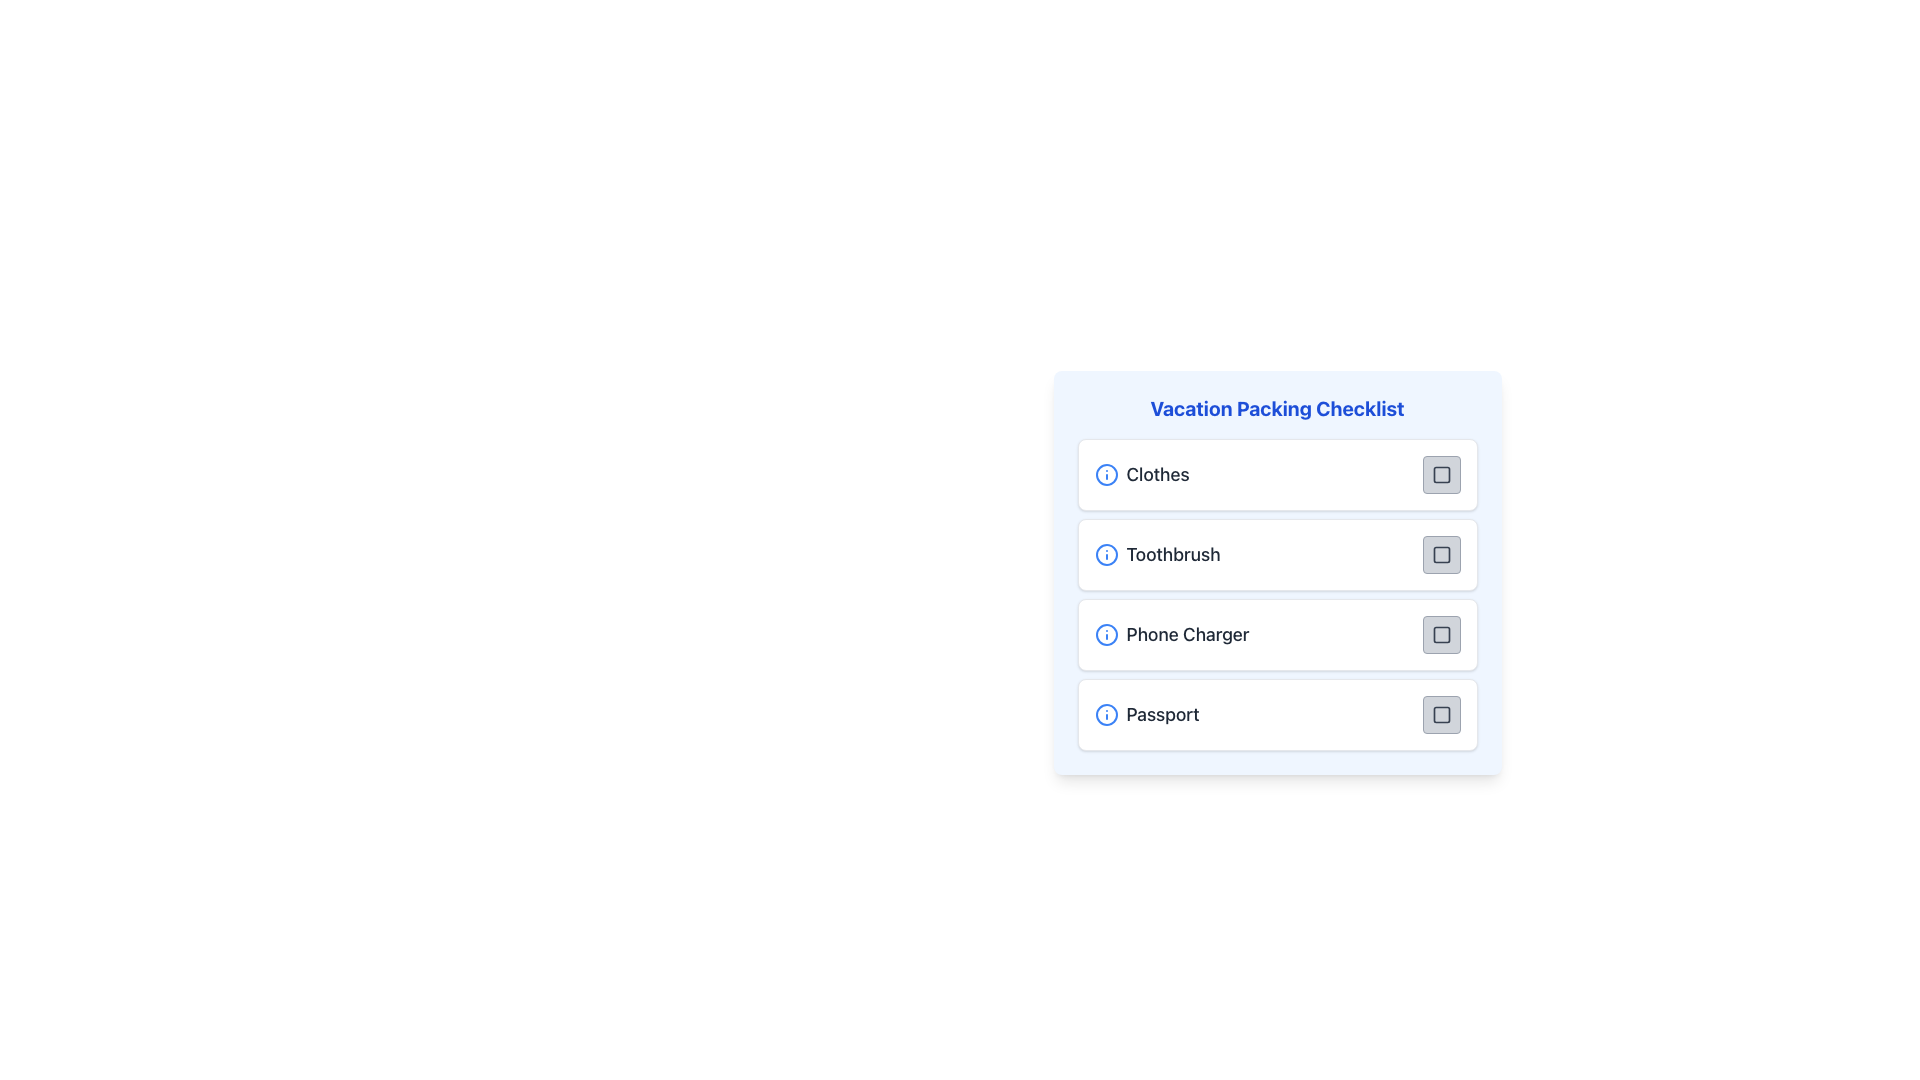 This screenshot has width=1920, height=1080. I want to click on the label displaying the word 'Toothbrush', which is the second item in the checklist located below 'Clothes' and above 'Phone Charger', so click(1173, 555).